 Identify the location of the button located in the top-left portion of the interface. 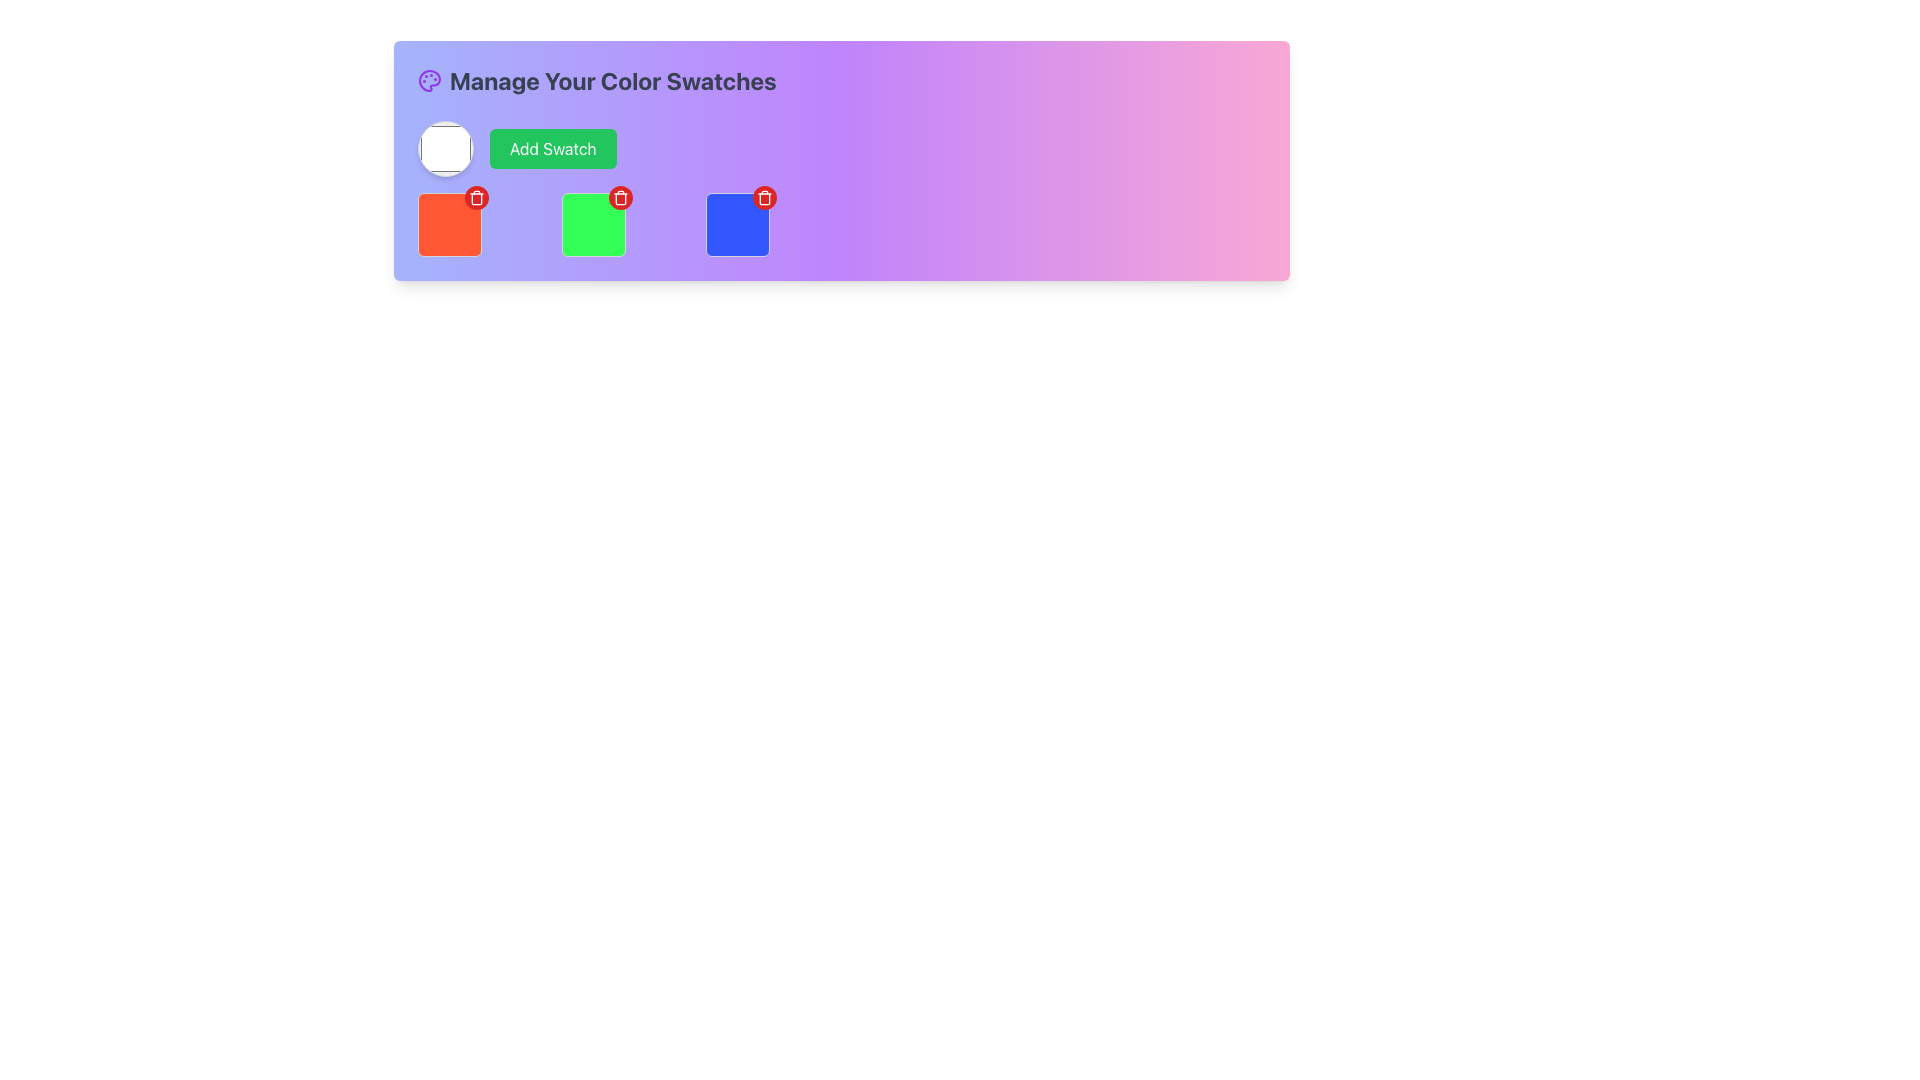
(552, 148).